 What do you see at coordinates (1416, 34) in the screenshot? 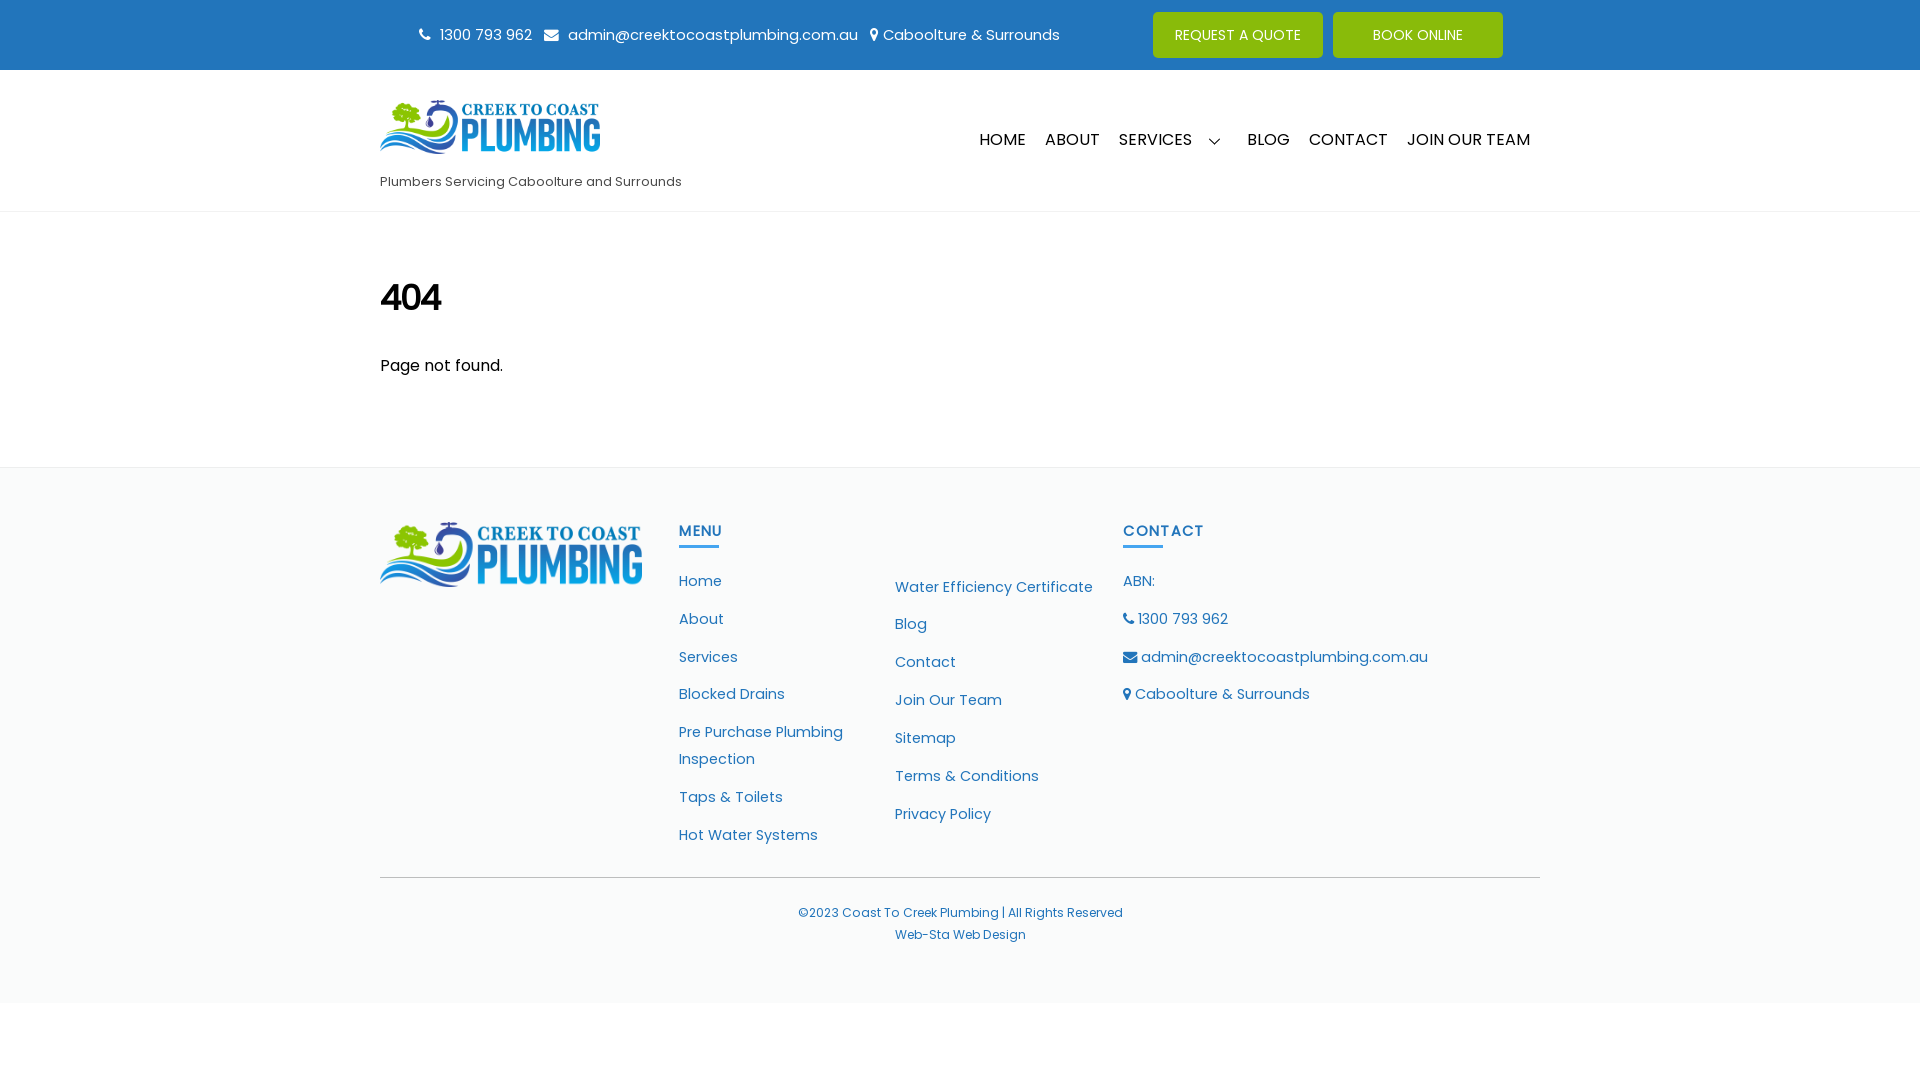
I see `'BOOK ONLINE'` at bounding box center [1416, 34].